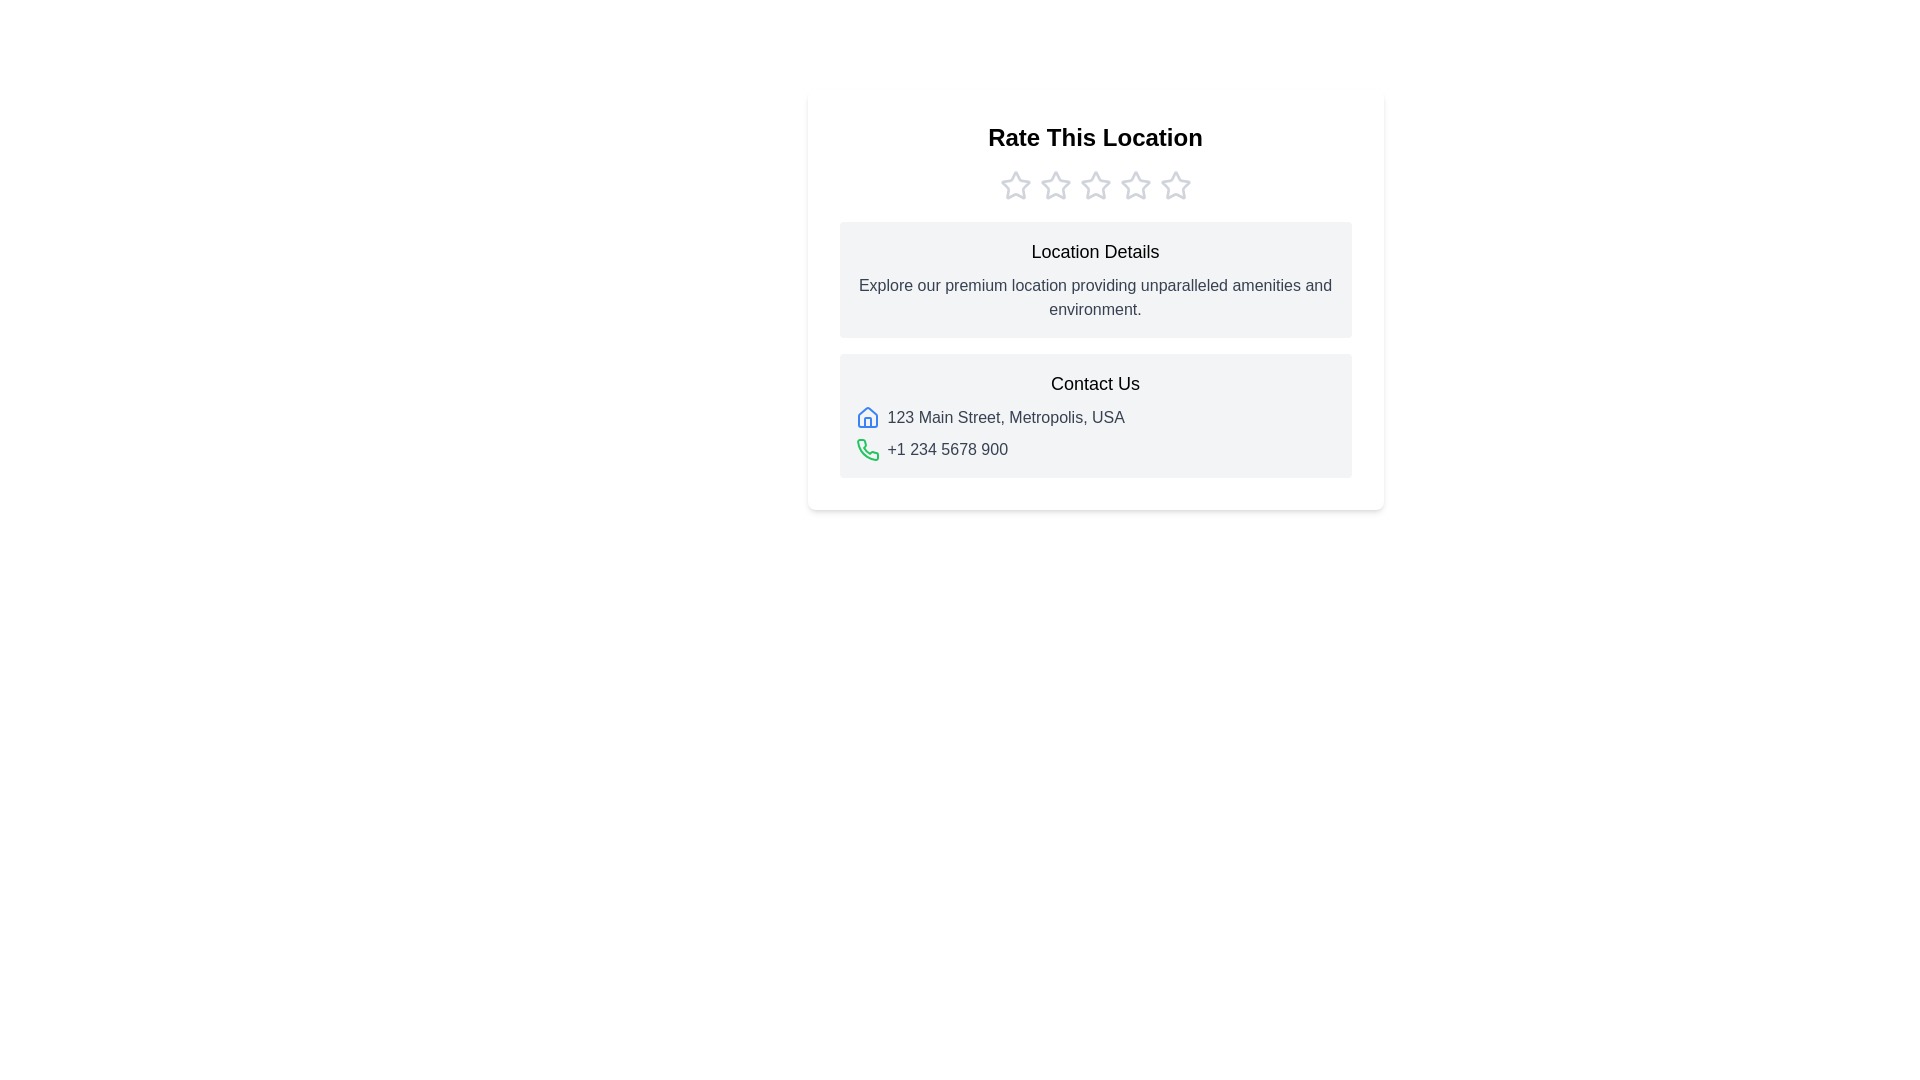 The height and width of the screenshot is (1080, 1920). What do you see at coordinates (1175, 185) in the screenshot?
I see `the sixth star-shaped icon in the rating interface for accessibility navigation` at bounding box center [1175, 185].